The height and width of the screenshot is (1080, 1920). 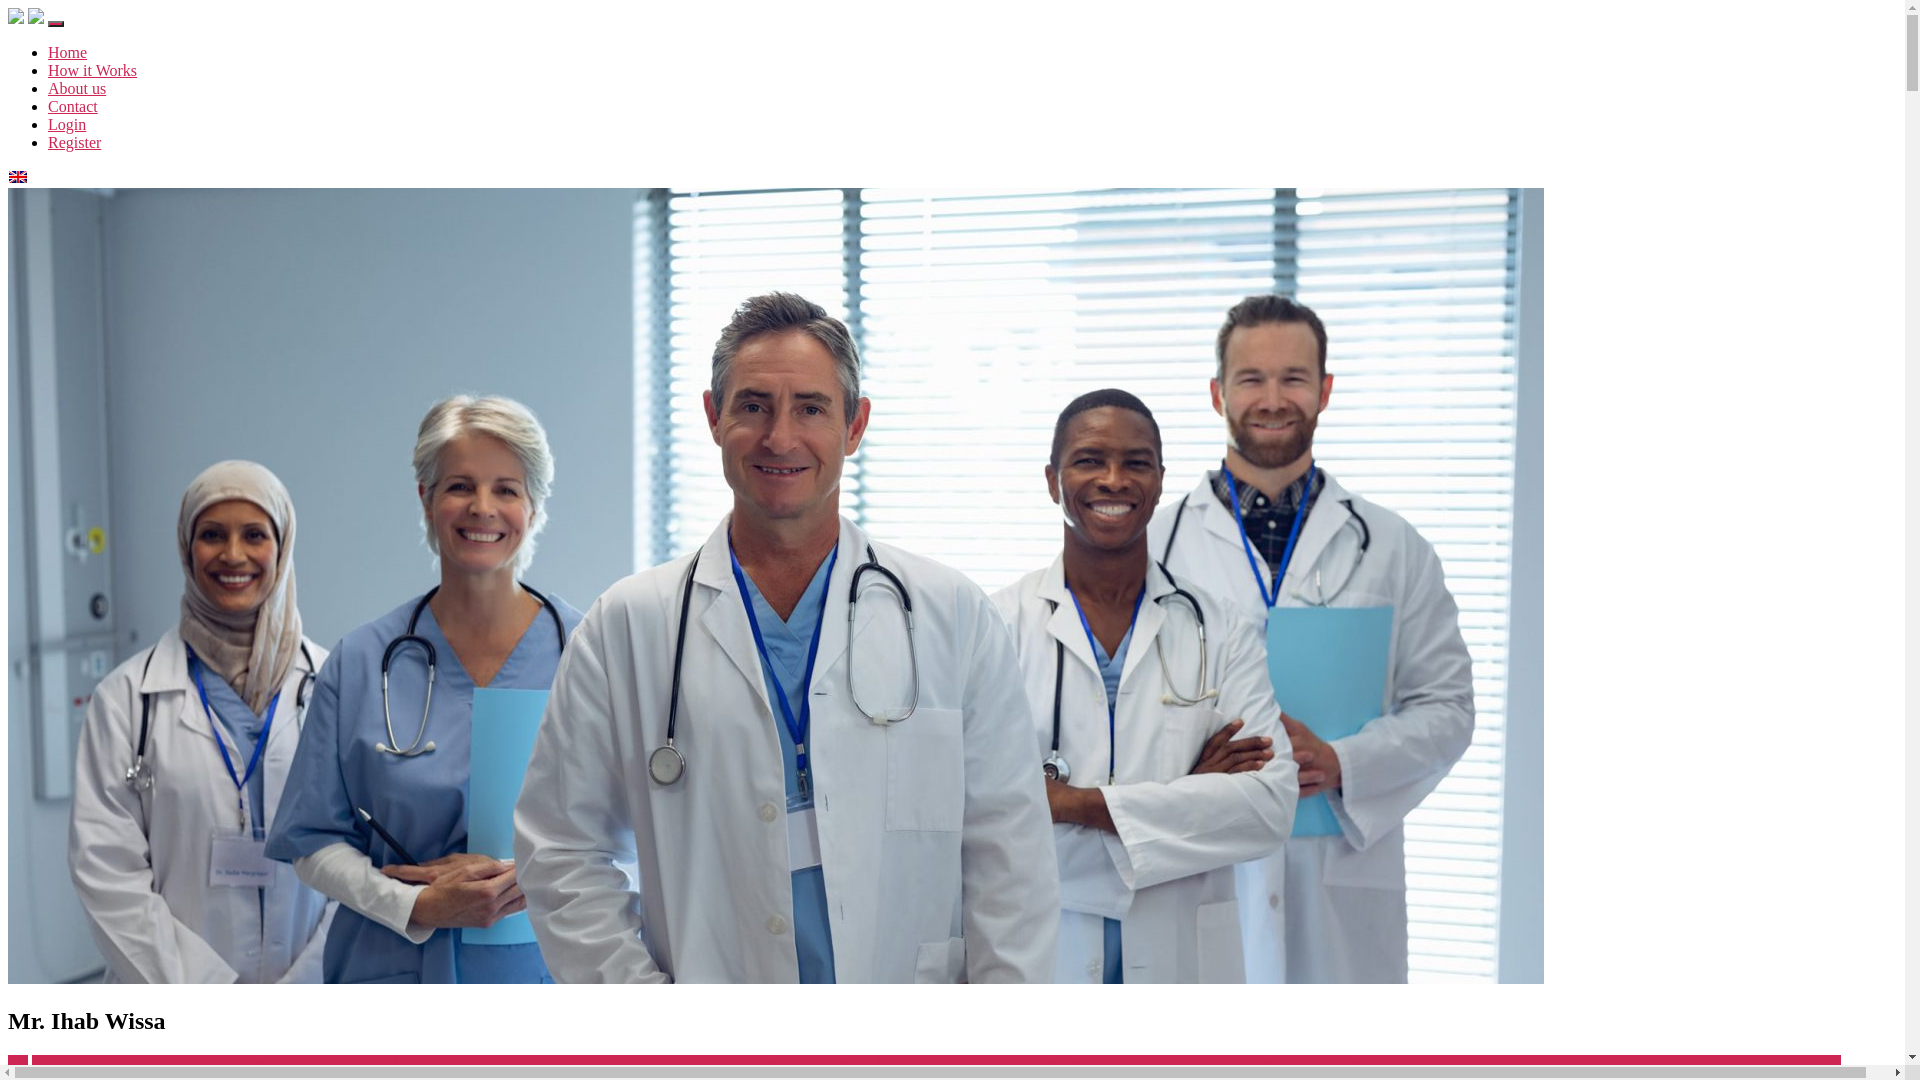 I want to click on '1win-casino-tr', so click(x=78, y=1062).